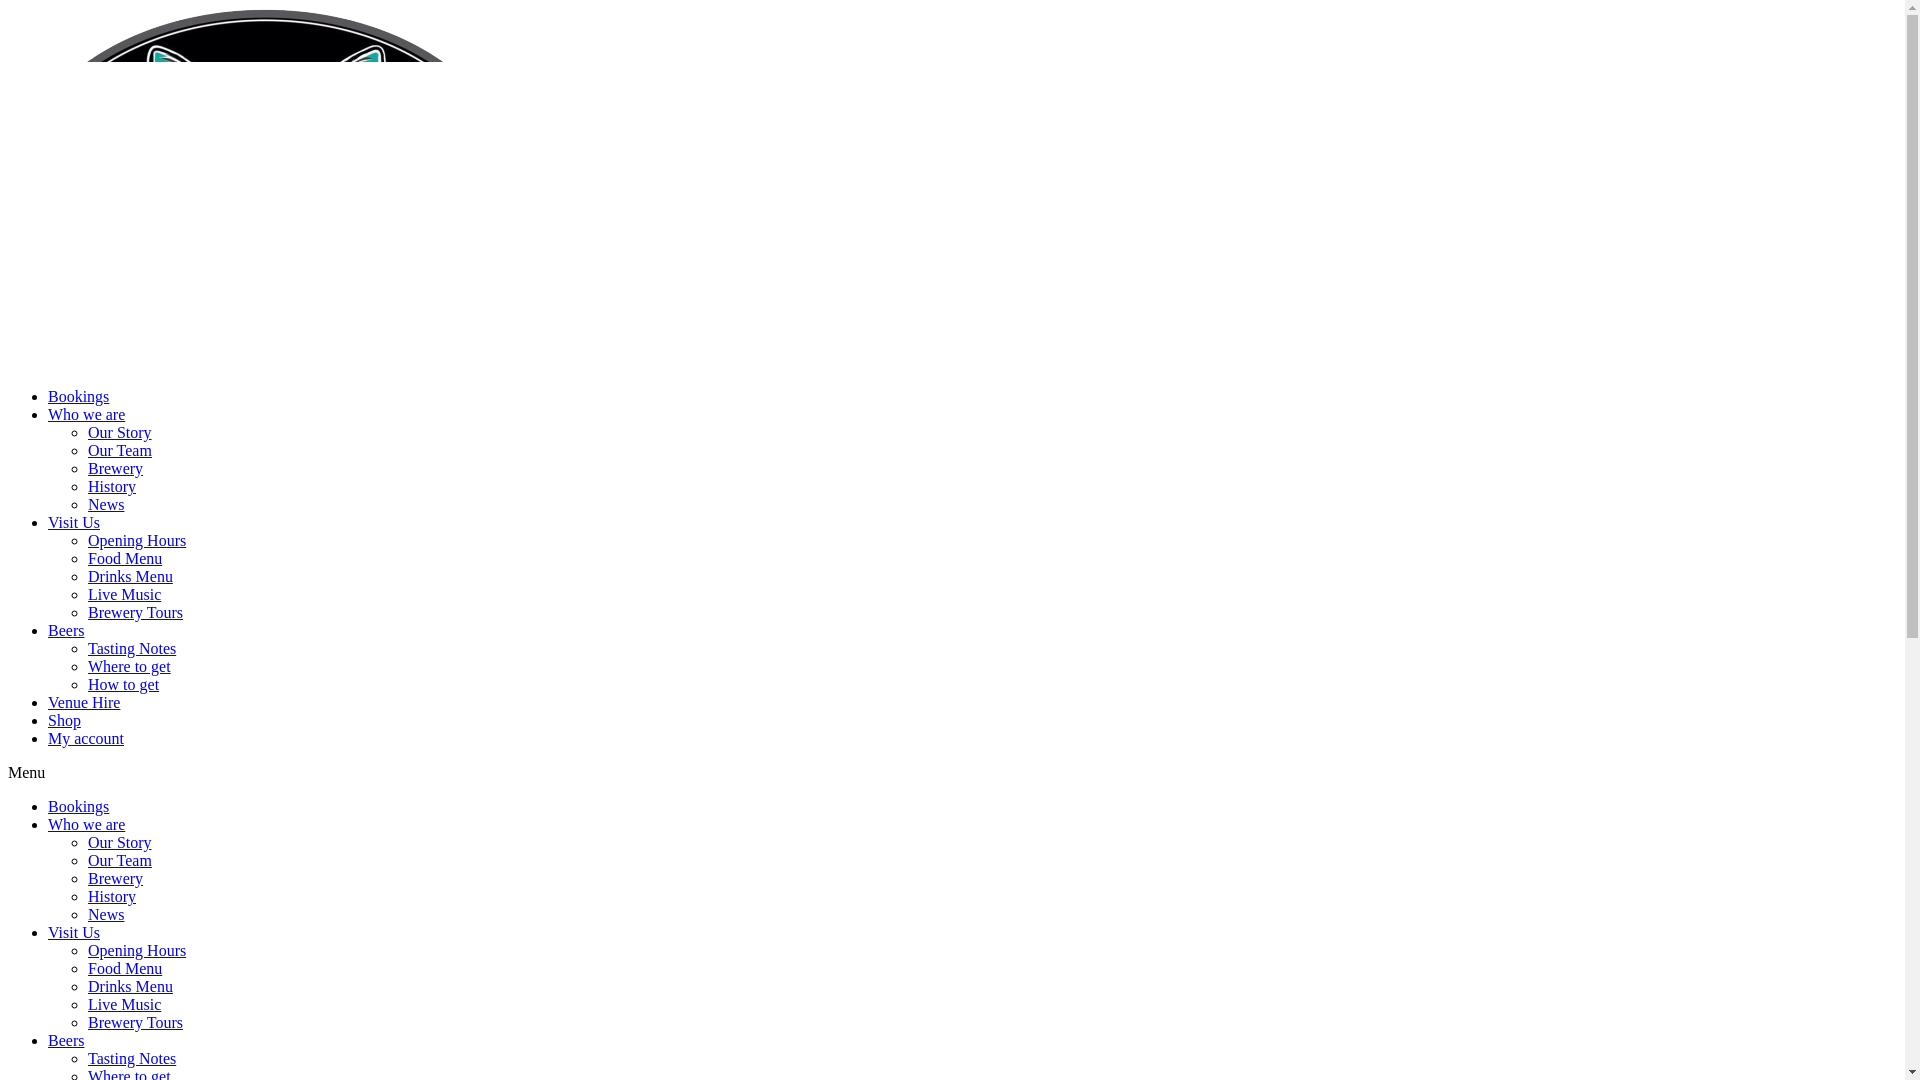  Describe the element at coordinates (48, 720) in the screenshot. I see `'Shop'` at that location.